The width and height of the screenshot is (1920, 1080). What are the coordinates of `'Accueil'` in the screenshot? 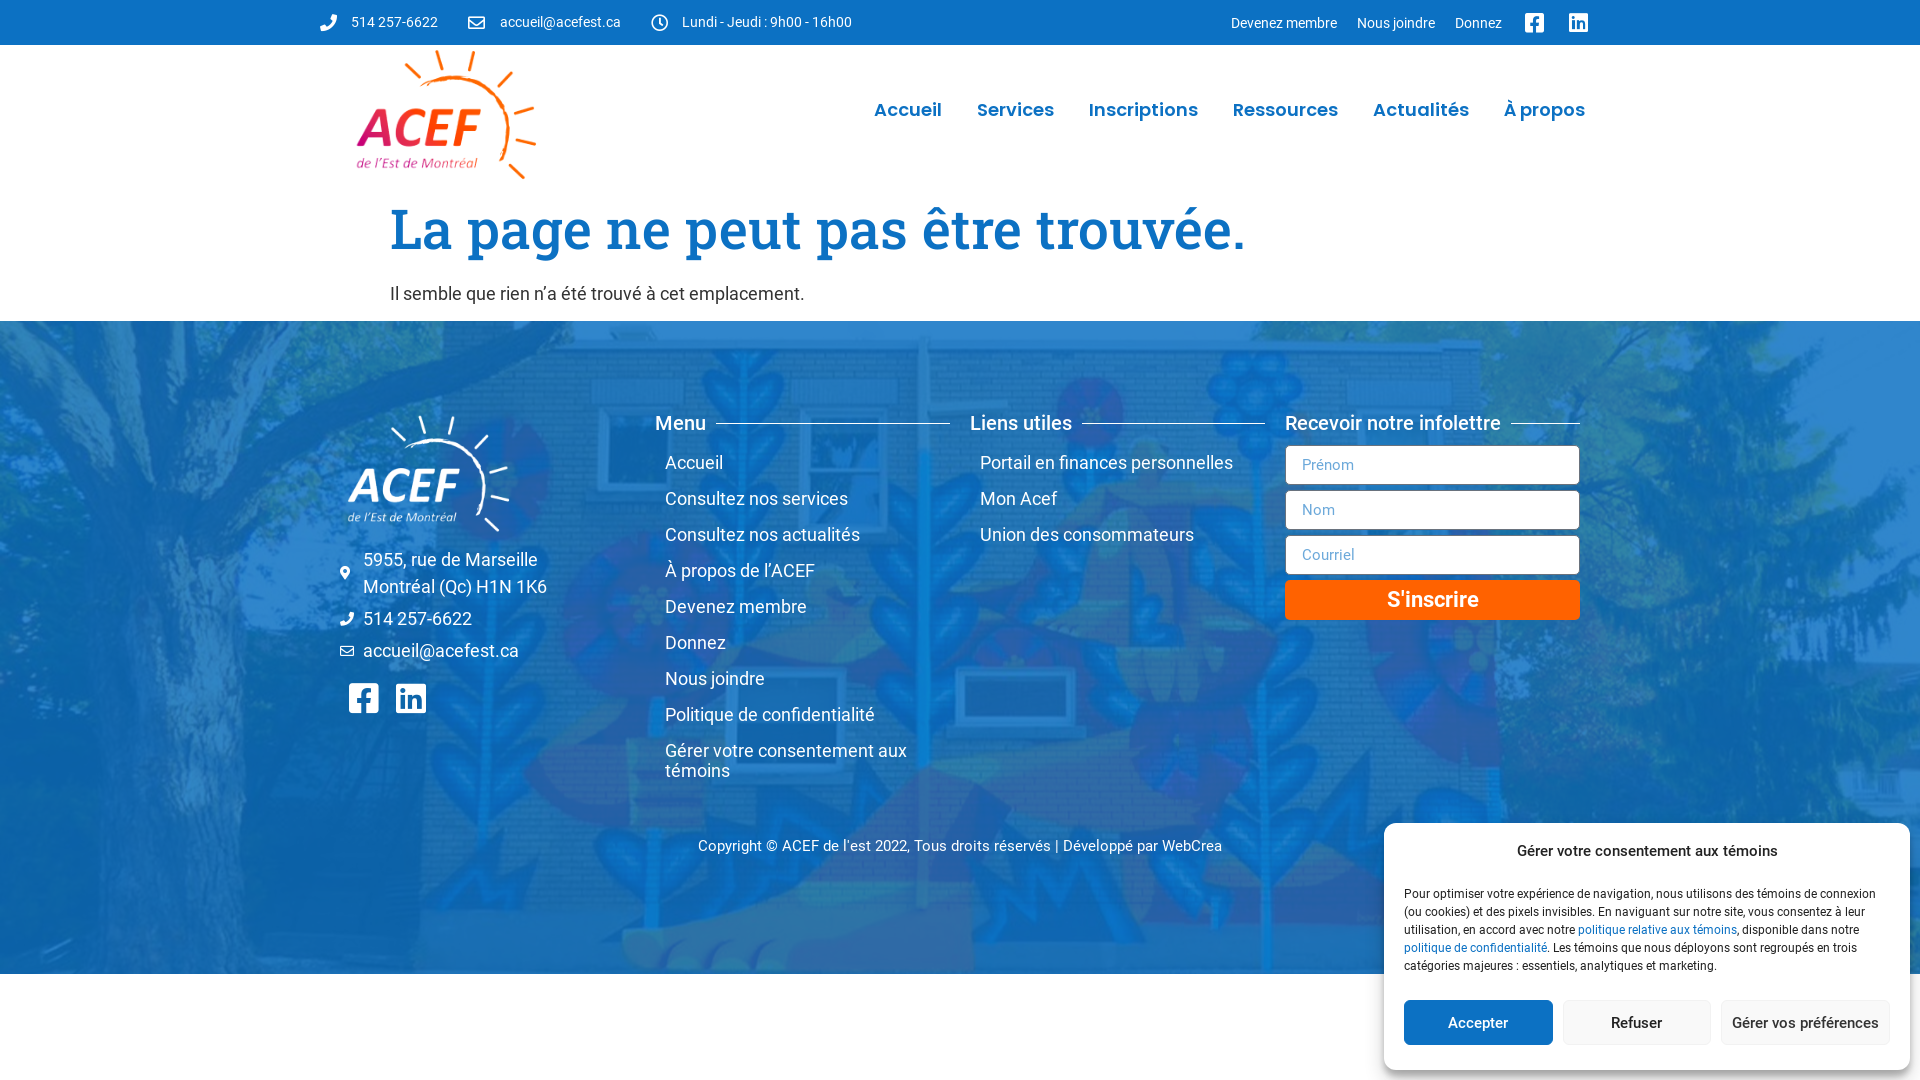 It's located at (802, 462).